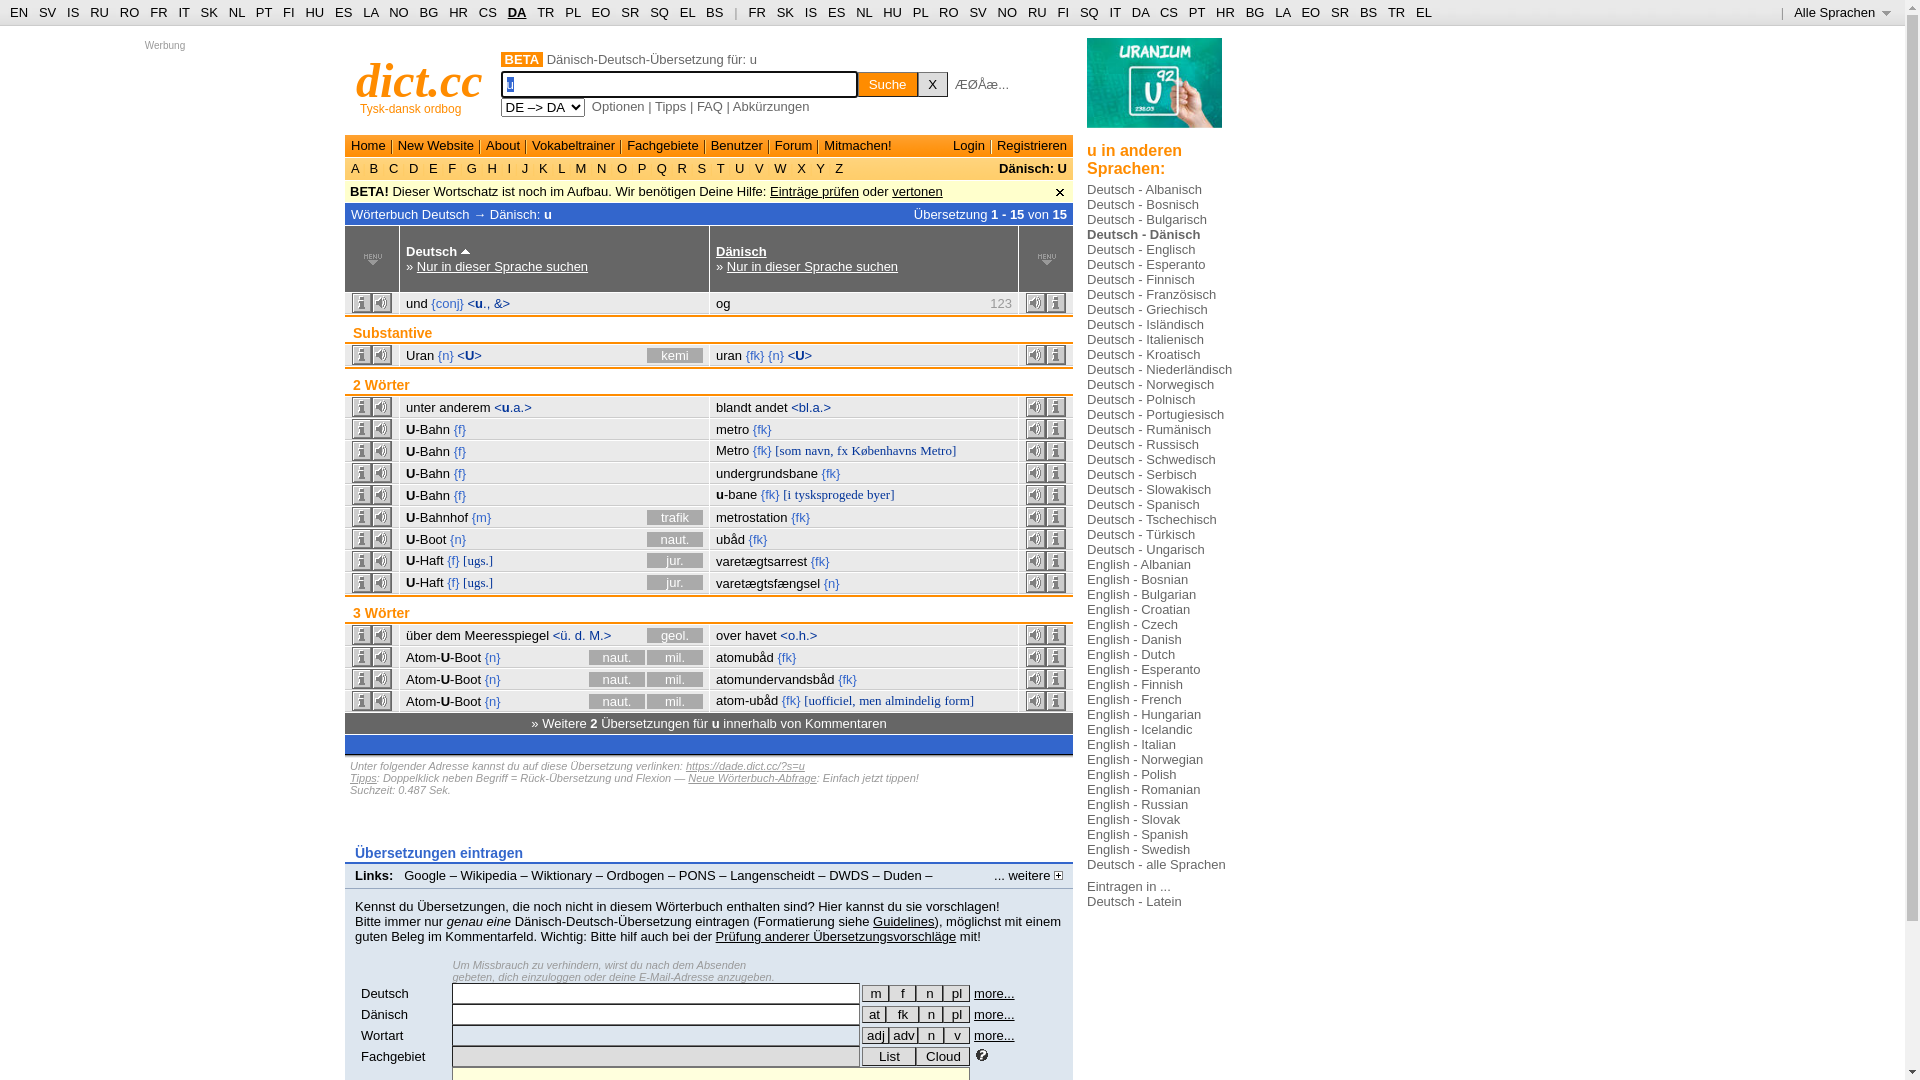  I want to click on 'Uran', so click(419, 354).